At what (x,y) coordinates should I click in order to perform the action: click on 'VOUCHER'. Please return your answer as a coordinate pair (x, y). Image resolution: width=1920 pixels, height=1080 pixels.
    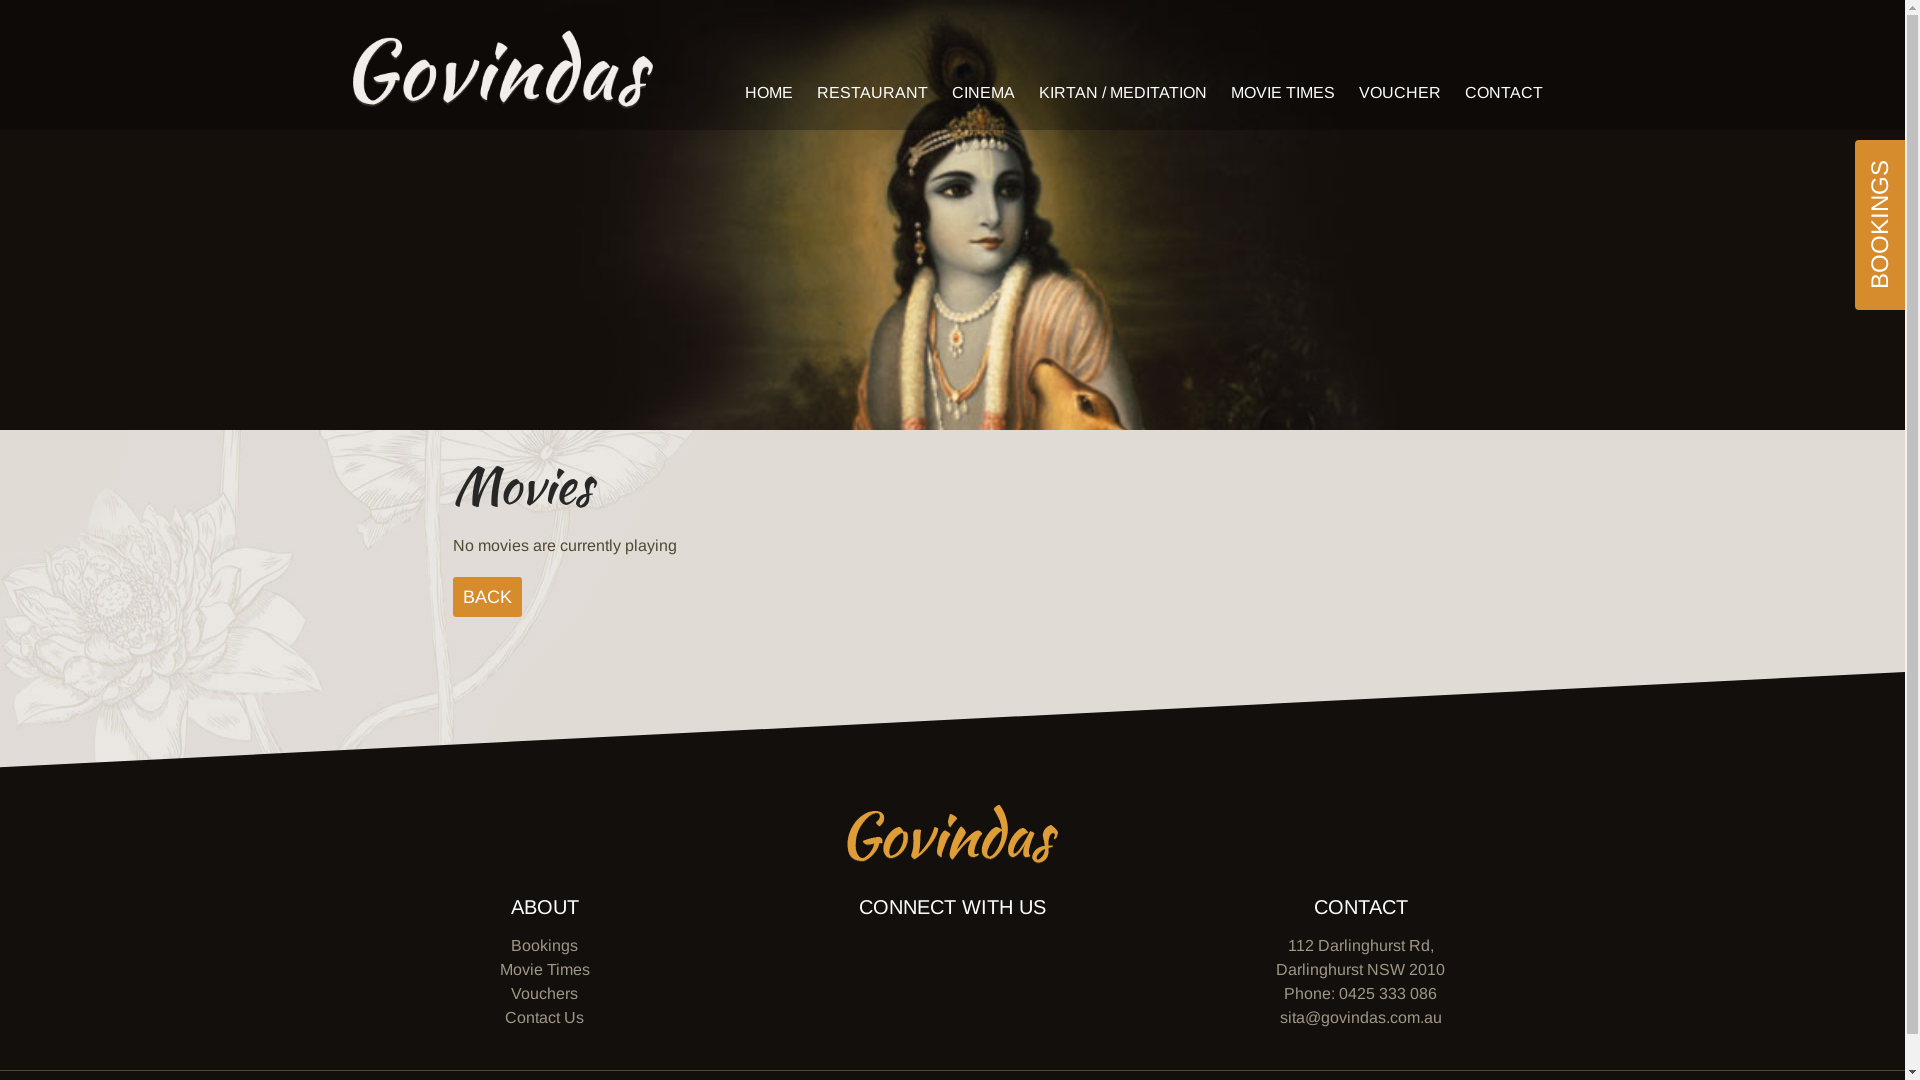
    Looking at the image, I should click on (1348, 92).